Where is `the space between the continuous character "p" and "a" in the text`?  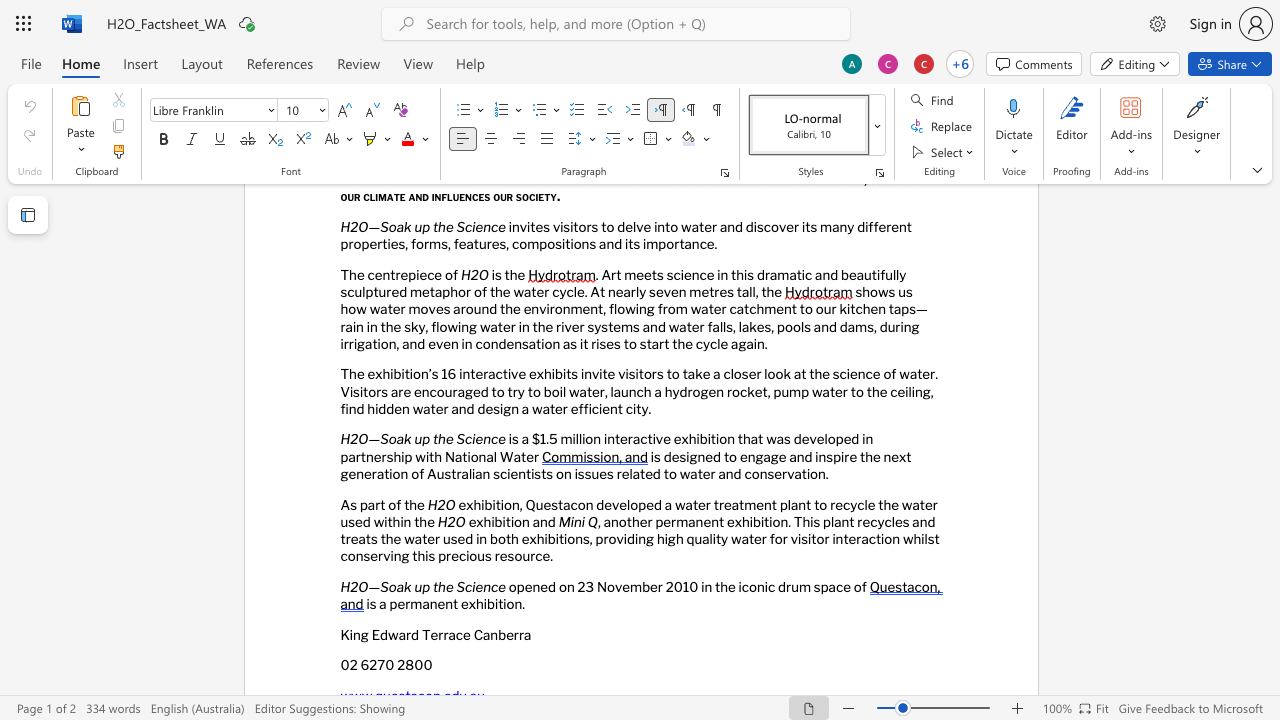
the space between the continuous character "p" and "a" in the text is located at coordinates (367, 503).